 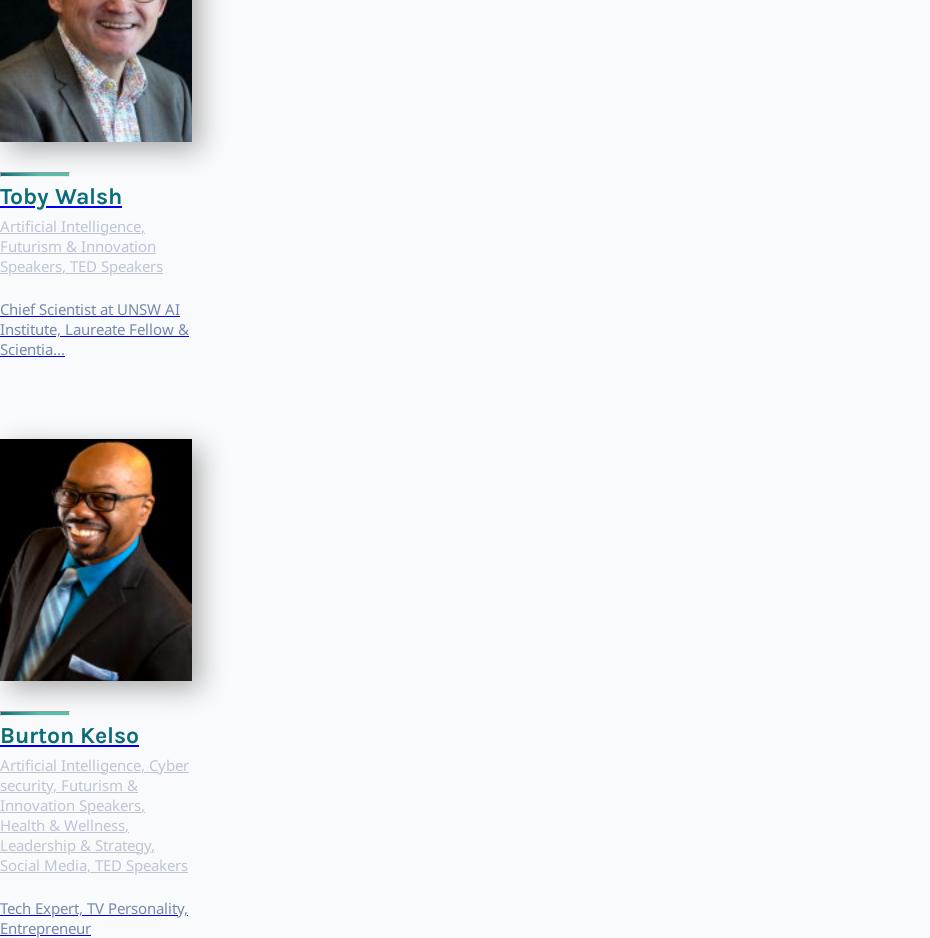 What do you see at coordinates (68, 733) in the screenshot?
I see `'Burton Kelso'` at bounding box center [68, 733].